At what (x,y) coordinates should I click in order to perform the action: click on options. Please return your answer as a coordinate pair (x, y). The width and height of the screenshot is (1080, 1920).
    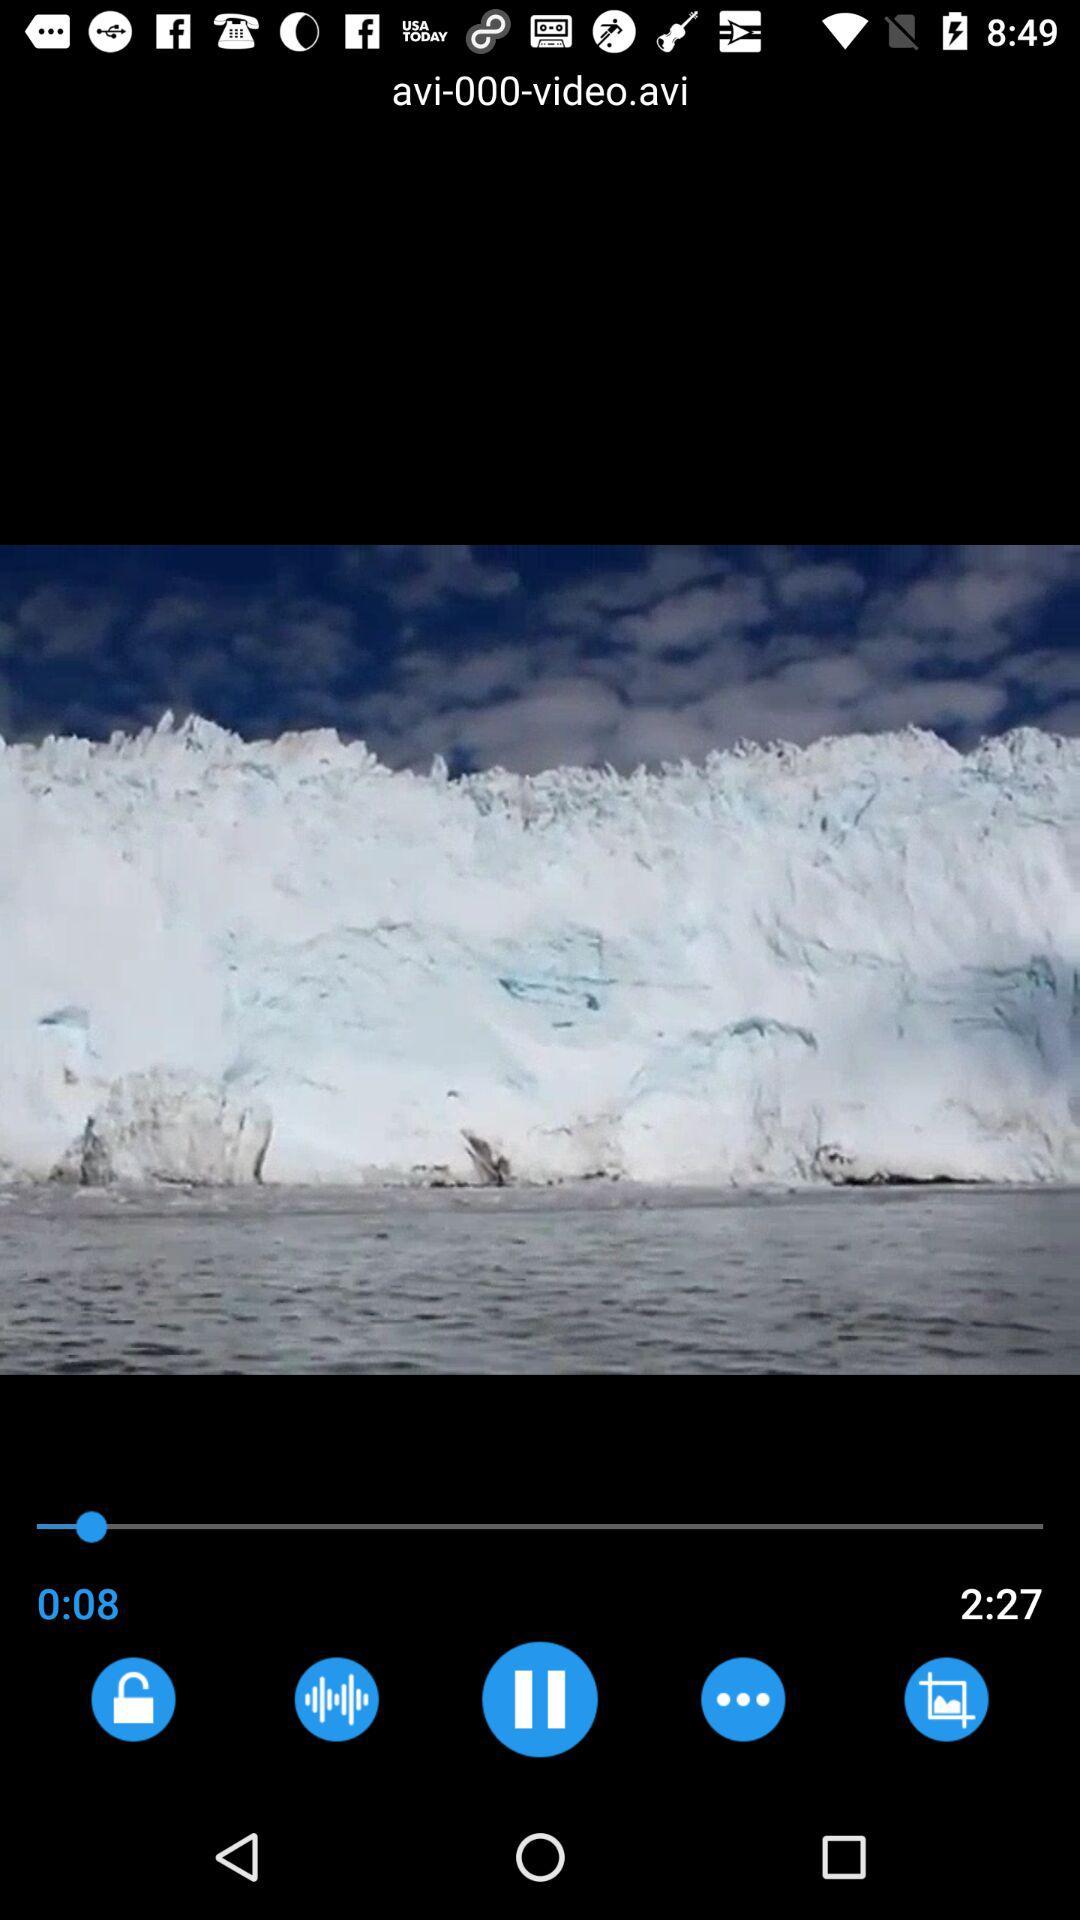
    Looking at the image, I should click on (742, 1698).